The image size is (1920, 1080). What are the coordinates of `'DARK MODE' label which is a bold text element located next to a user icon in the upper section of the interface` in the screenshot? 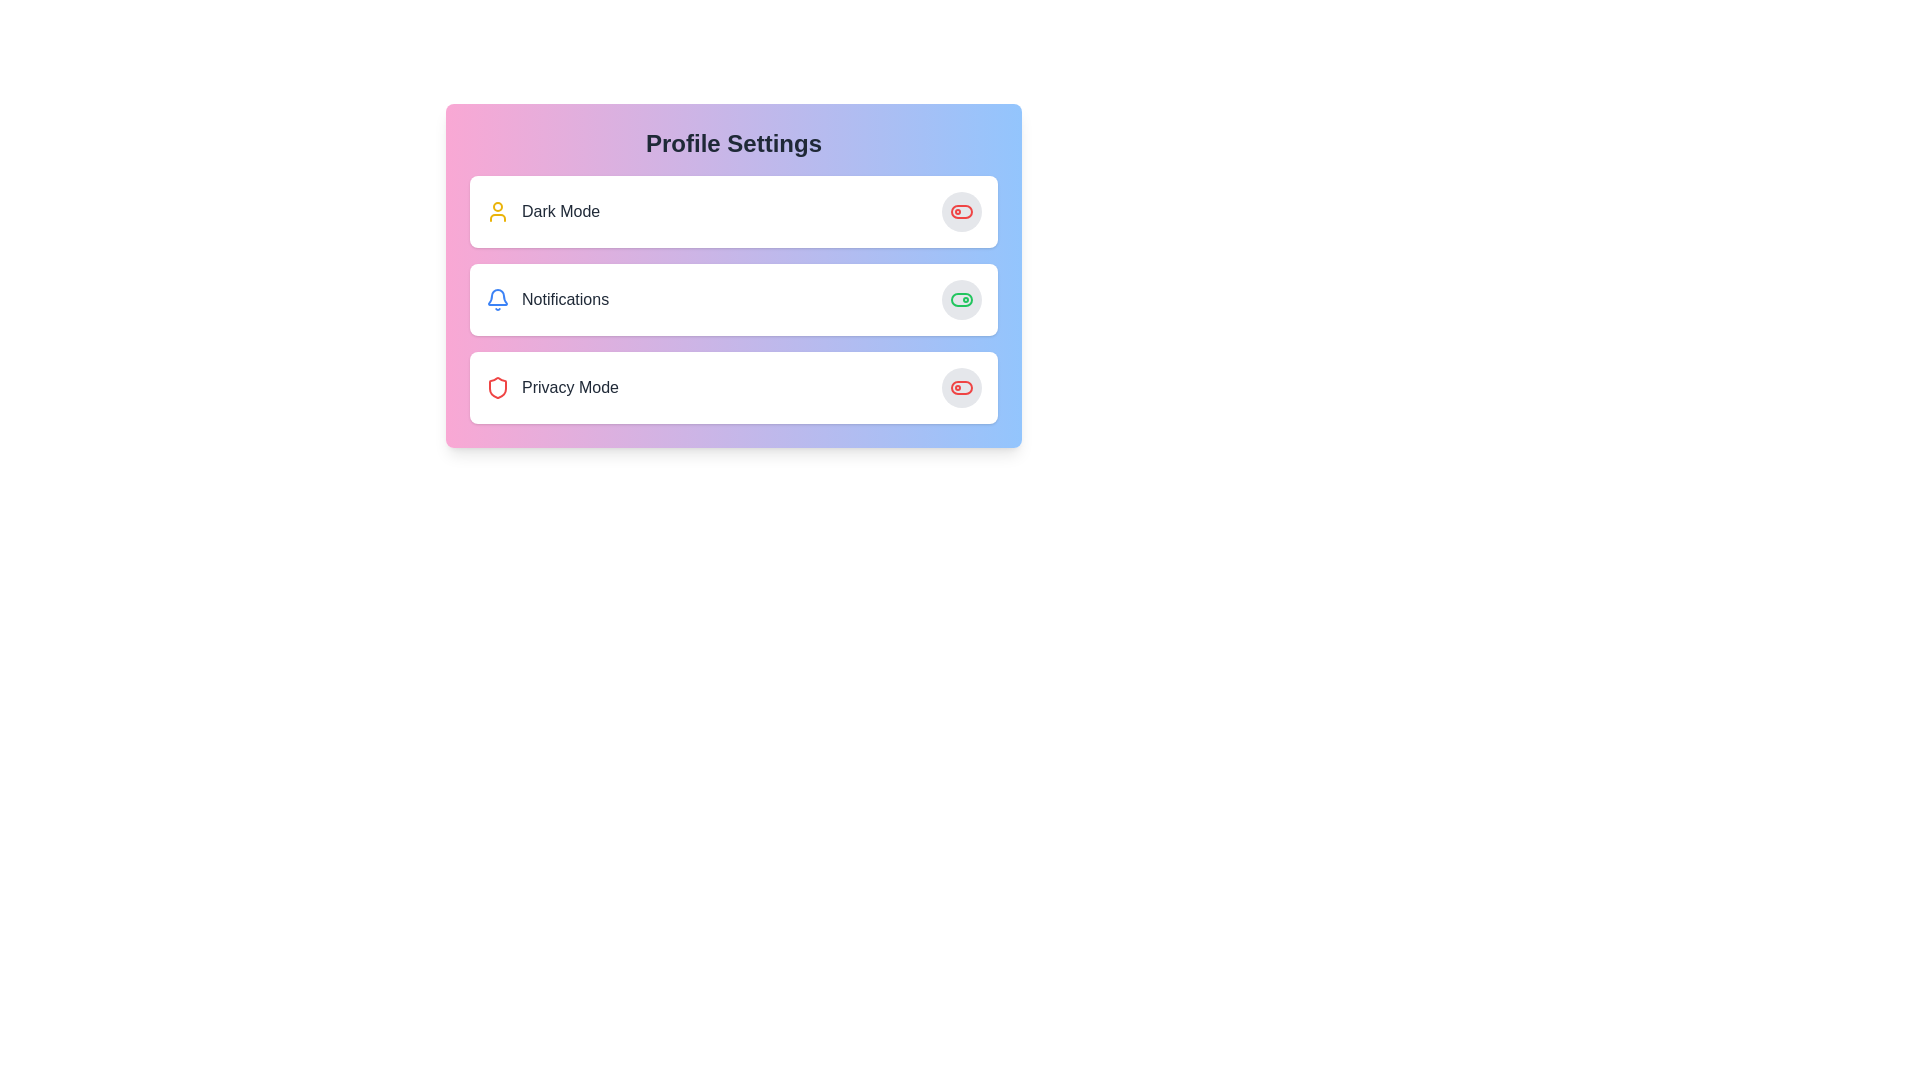 It's located at (560, 212).